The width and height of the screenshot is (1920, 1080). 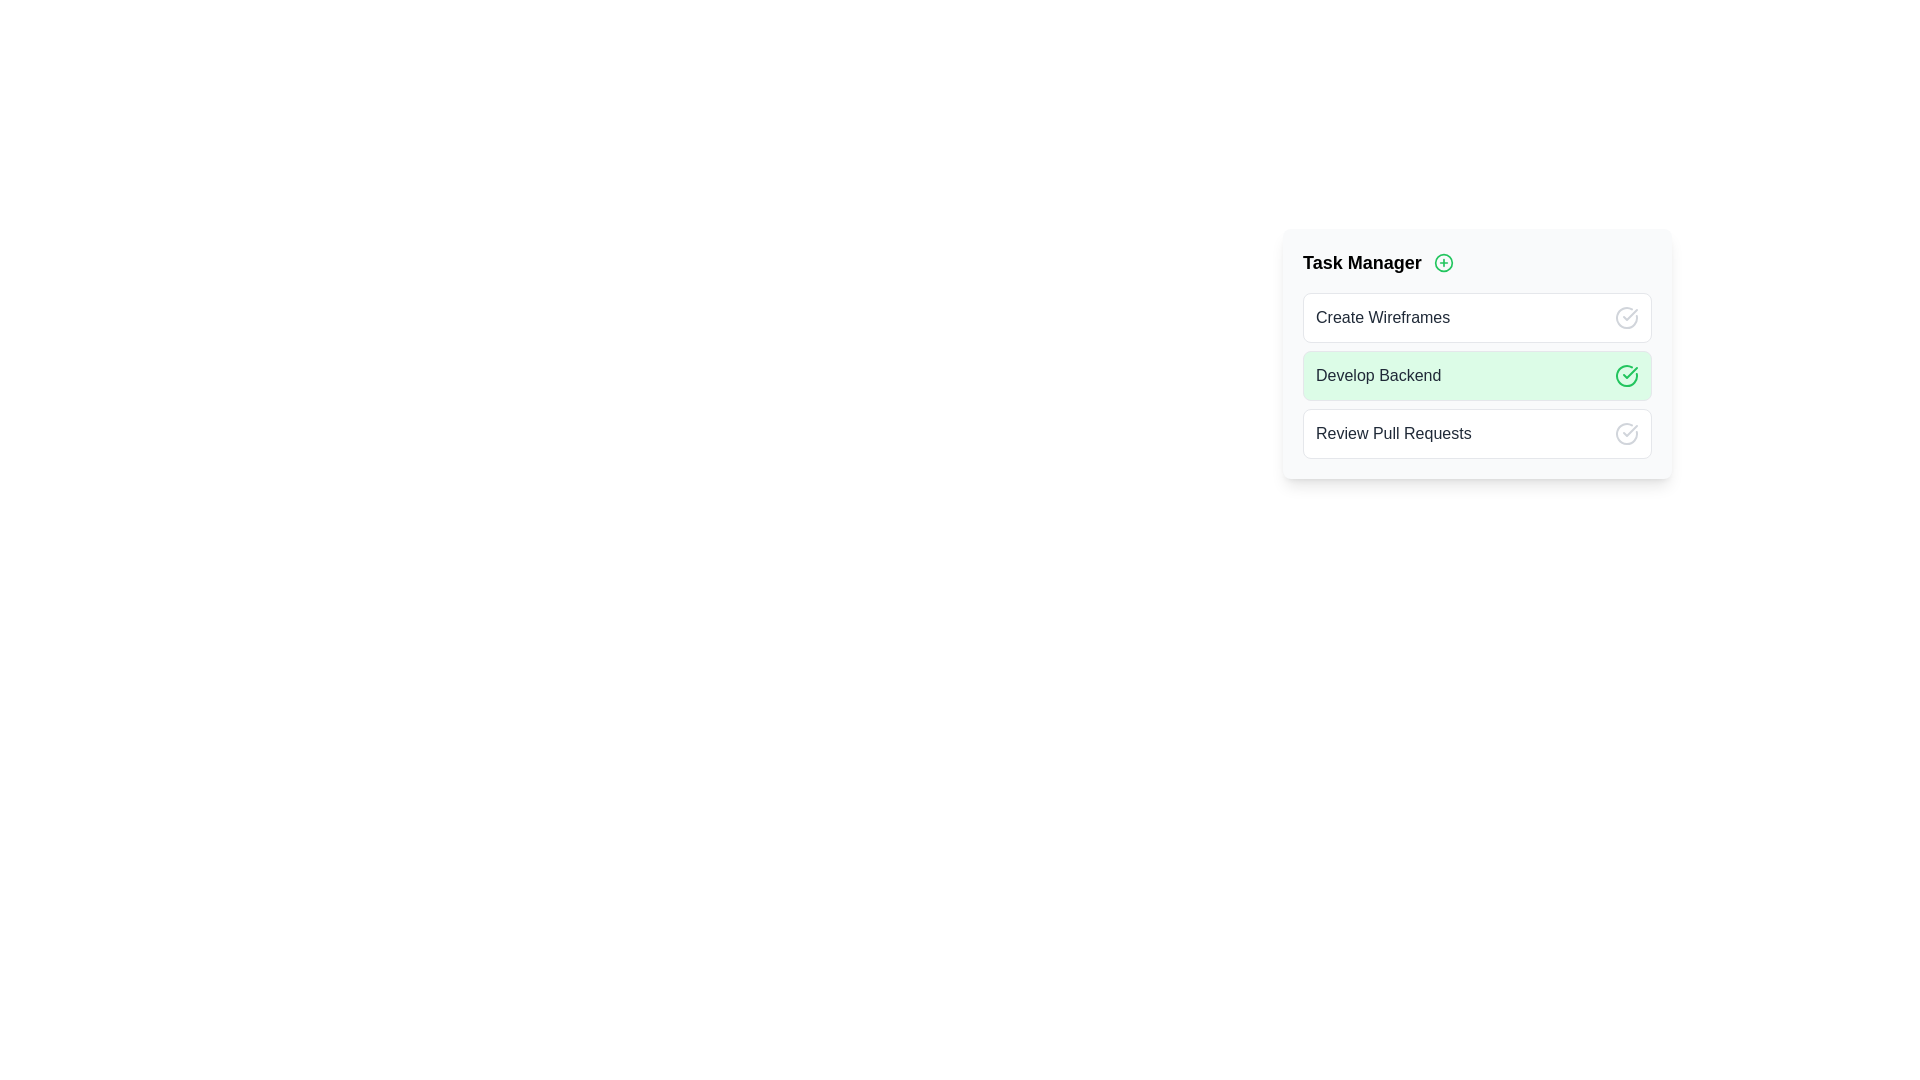 What do you see at coordinates (1443, 261) in the screenshot?
I see `the green circular button with a plus sign located at the end of the 'Task Manager' header` at bounding box center [1443, 261].